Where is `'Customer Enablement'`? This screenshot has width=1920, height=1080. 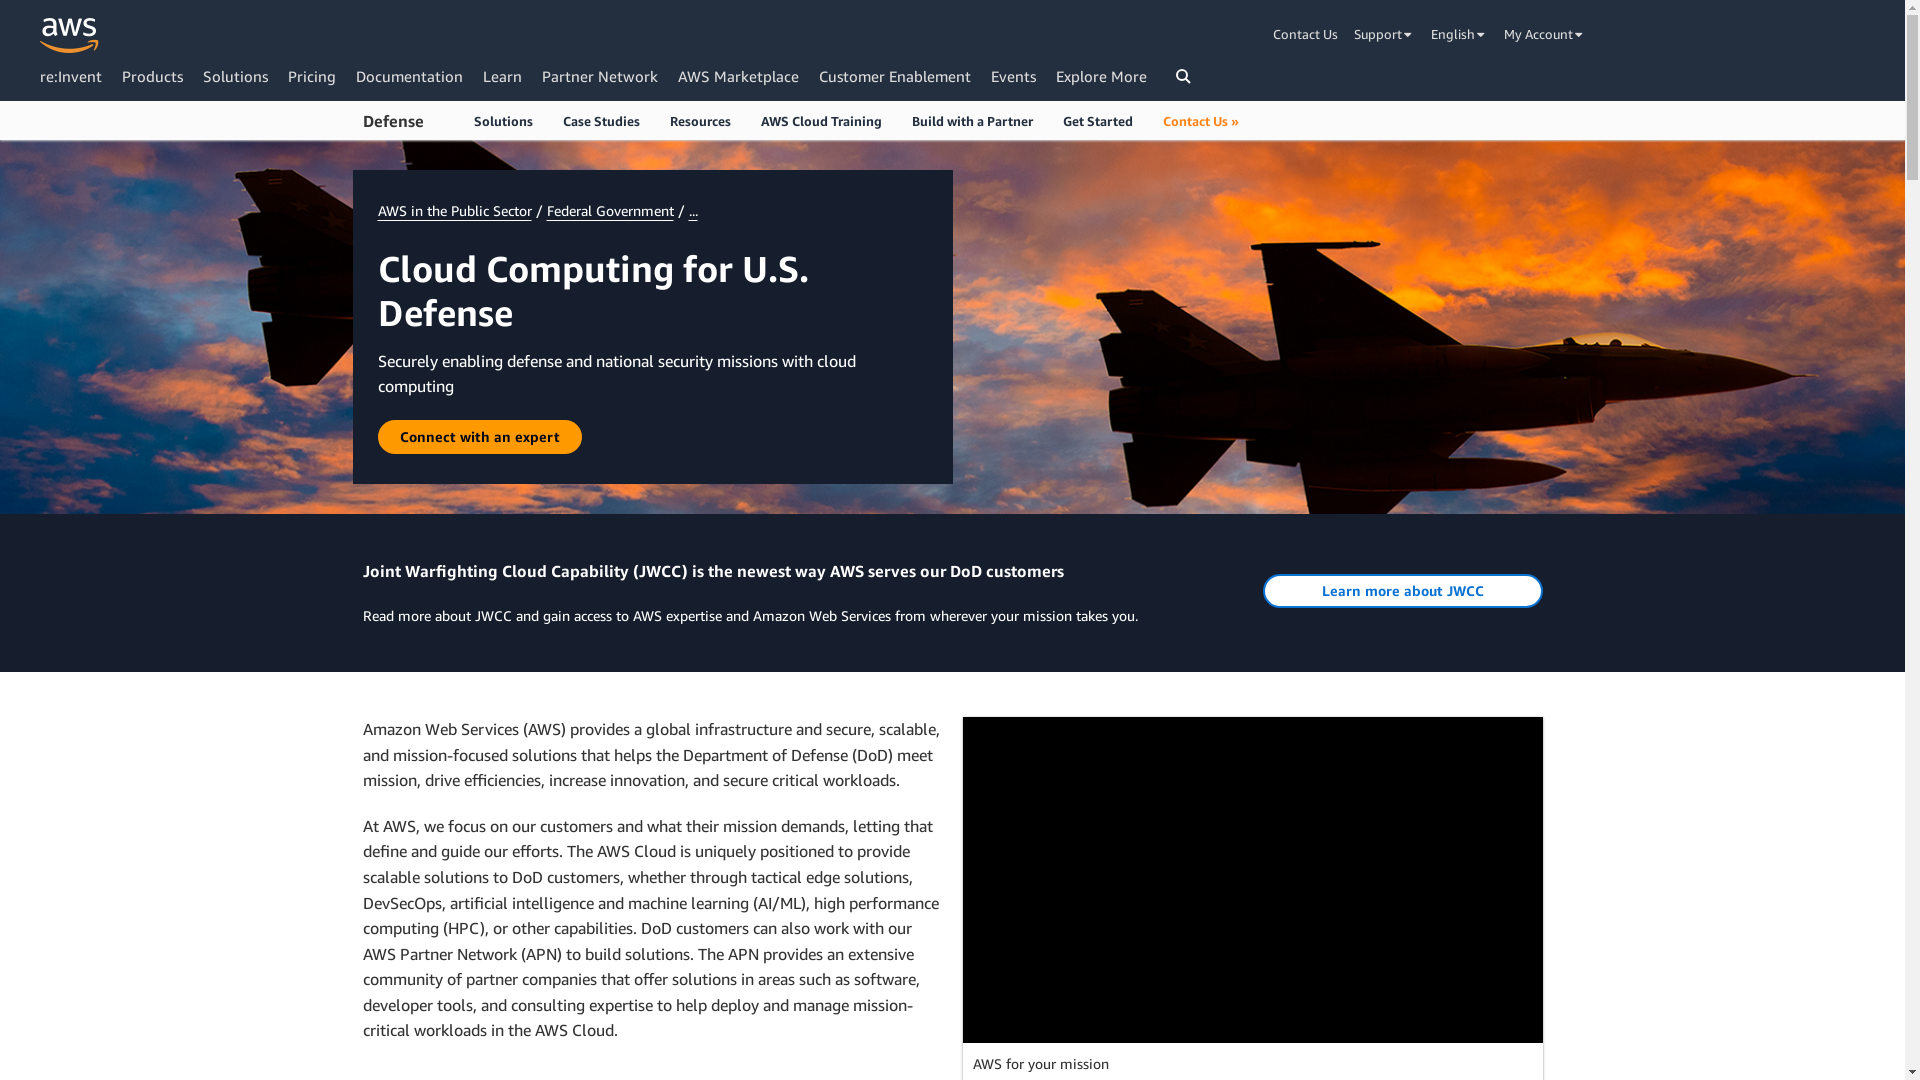 'Customer Enablement' is located at coordinates (893, 75).